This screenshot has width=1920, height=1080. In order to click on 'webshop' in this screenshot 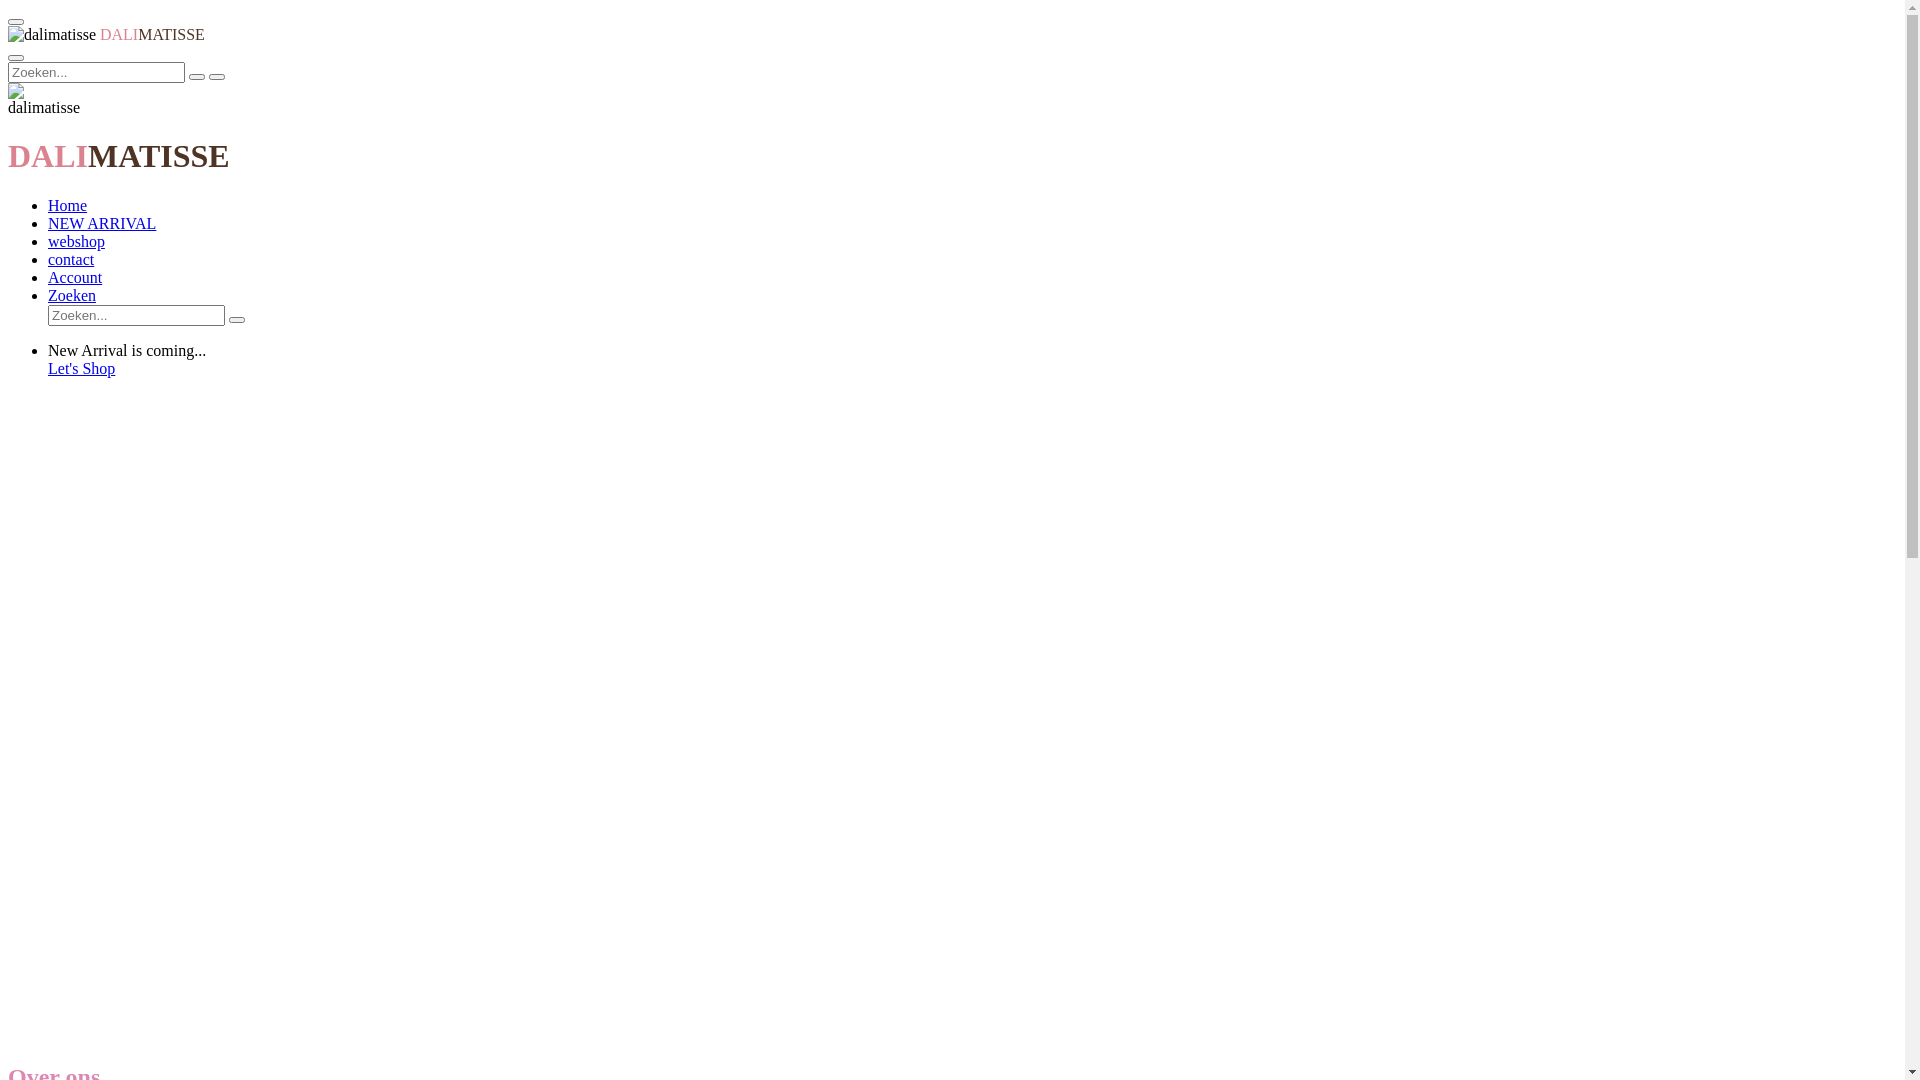, I will do `click(76, 240)`.